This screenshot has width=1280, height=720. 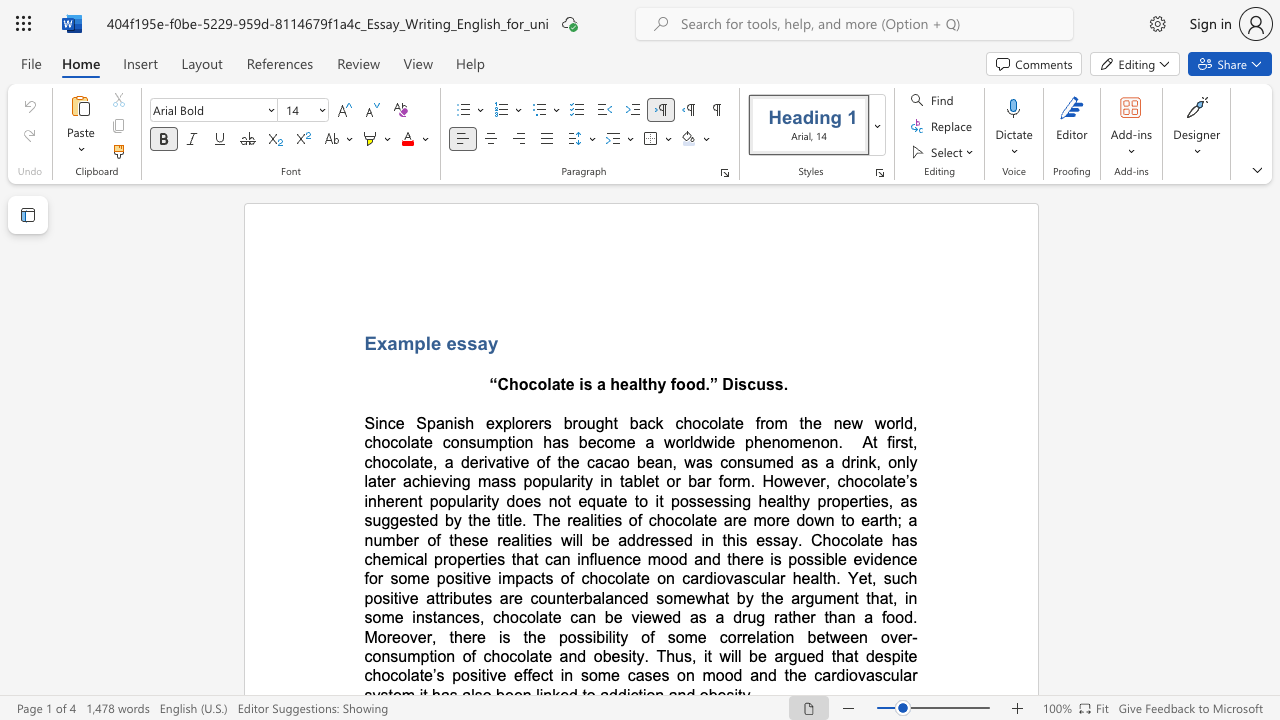 What do you see at coordinates (845, 481) in the screenshot?
I see `the subset text "hocolate’s inherent popularity does not equate" within the text "At first, chocolate, a derivative of the cacao bean, was consumed as a drink, only later achieving mass popularity in tablet or bar form. However, chocolate’s inherent popularity does not equate to it"` at bounding box center [845, 481].